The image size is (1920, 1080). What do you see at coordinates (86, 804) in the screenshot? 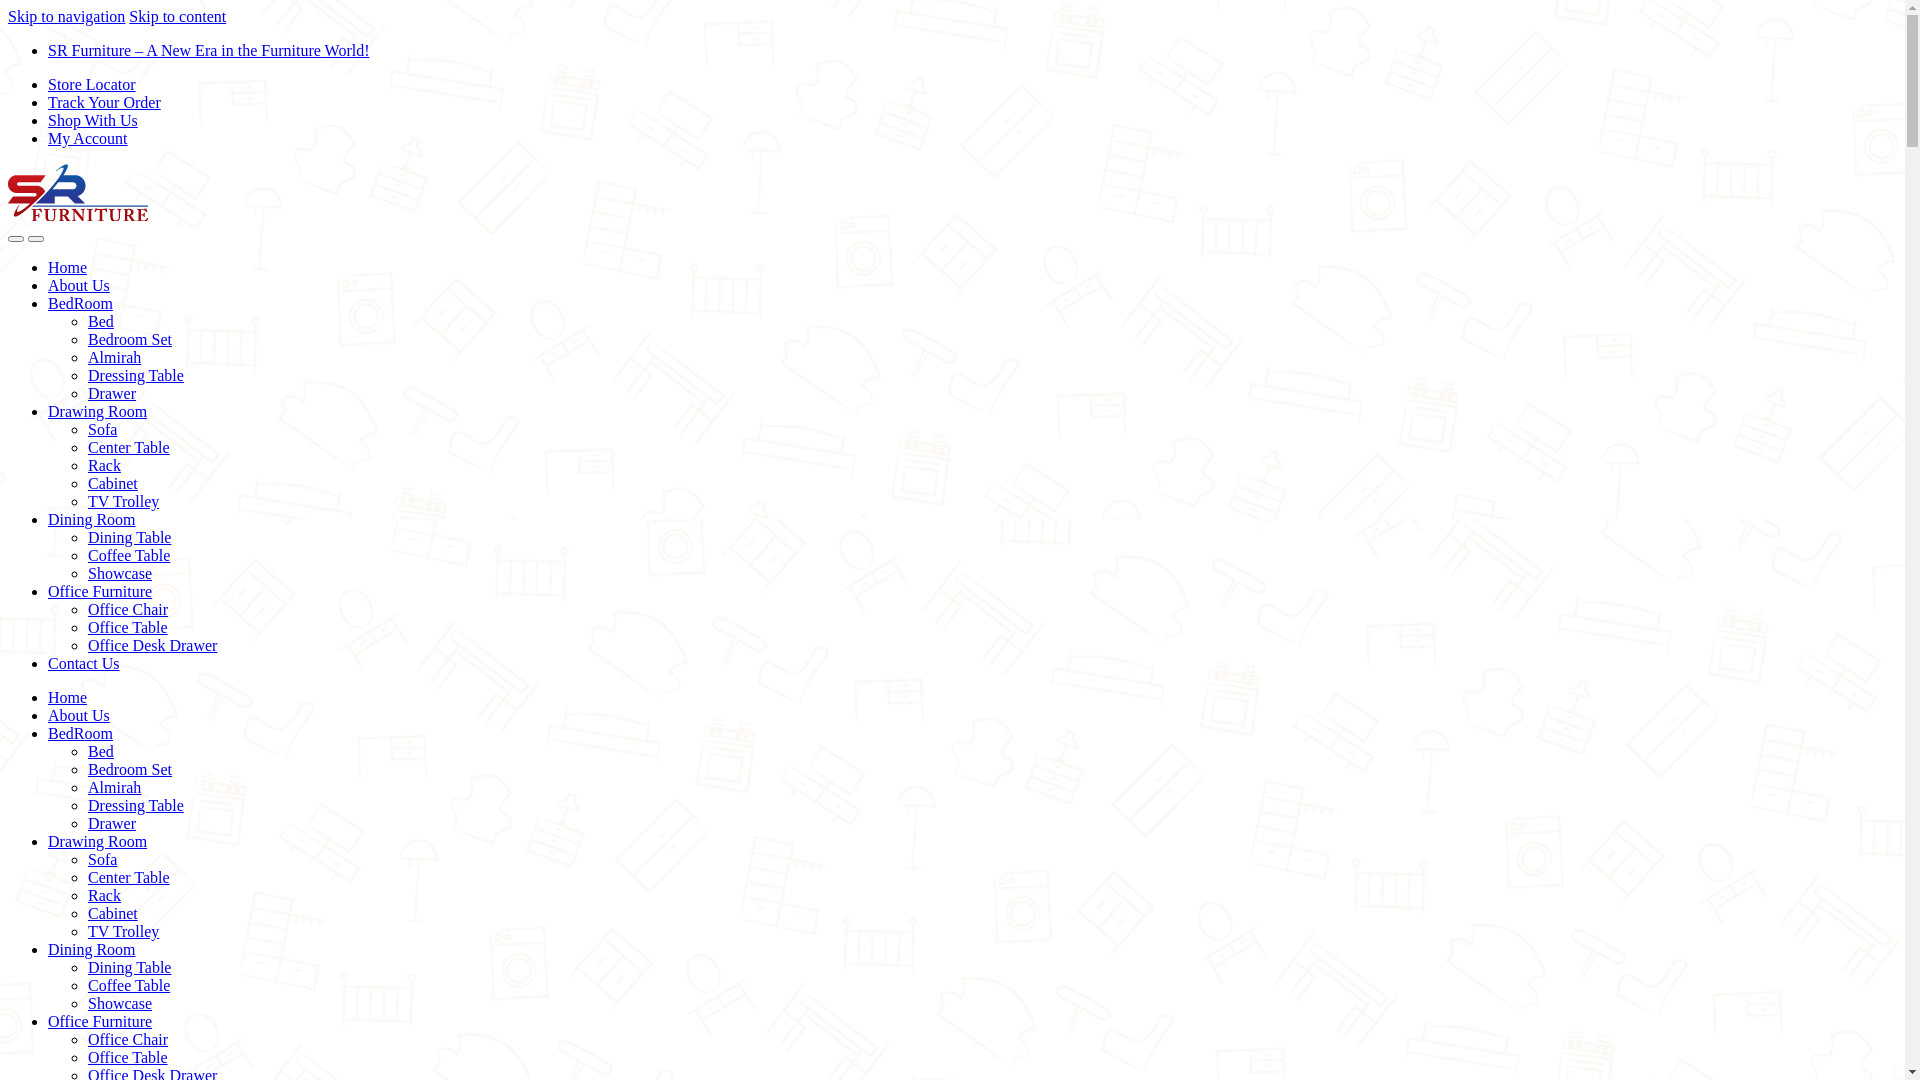
I see `'Dressing Table'` at bounding box center [86, 804].